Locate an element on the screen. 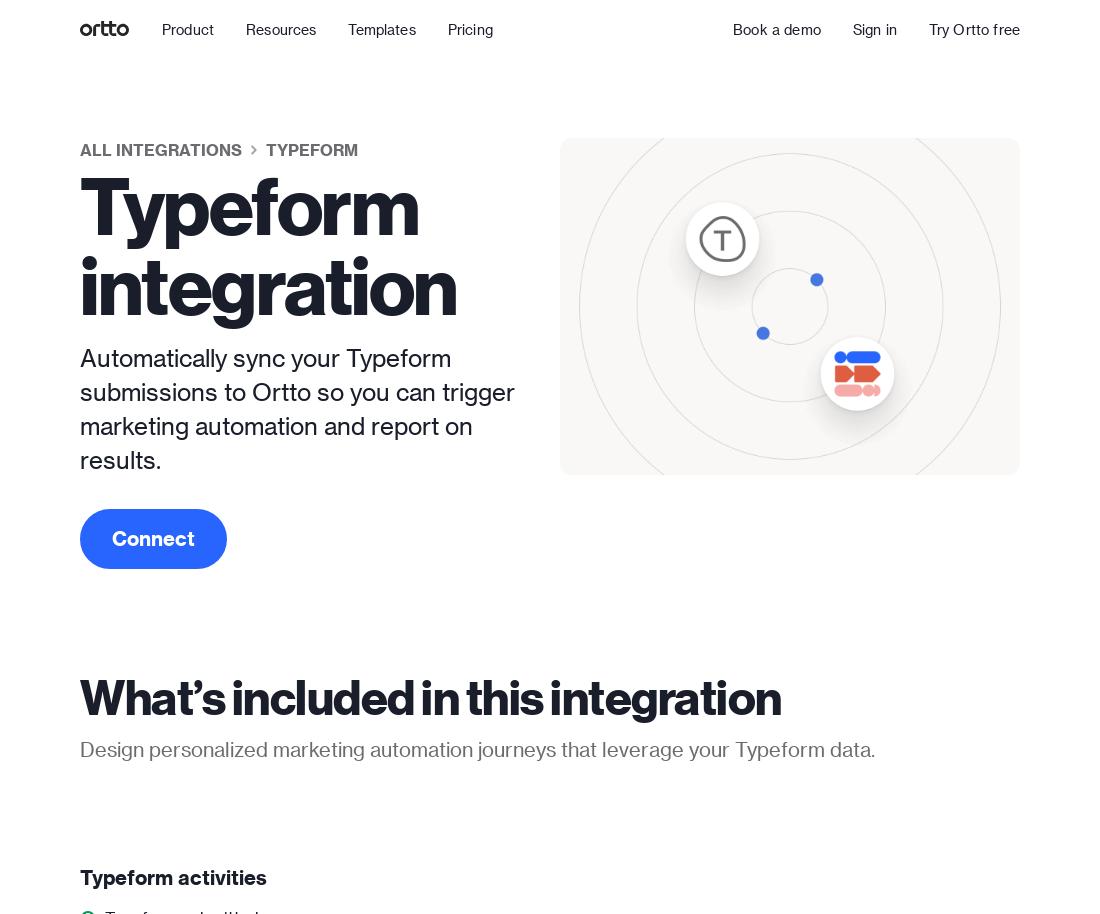  'Pricing' is located at coordinates (468, 29).